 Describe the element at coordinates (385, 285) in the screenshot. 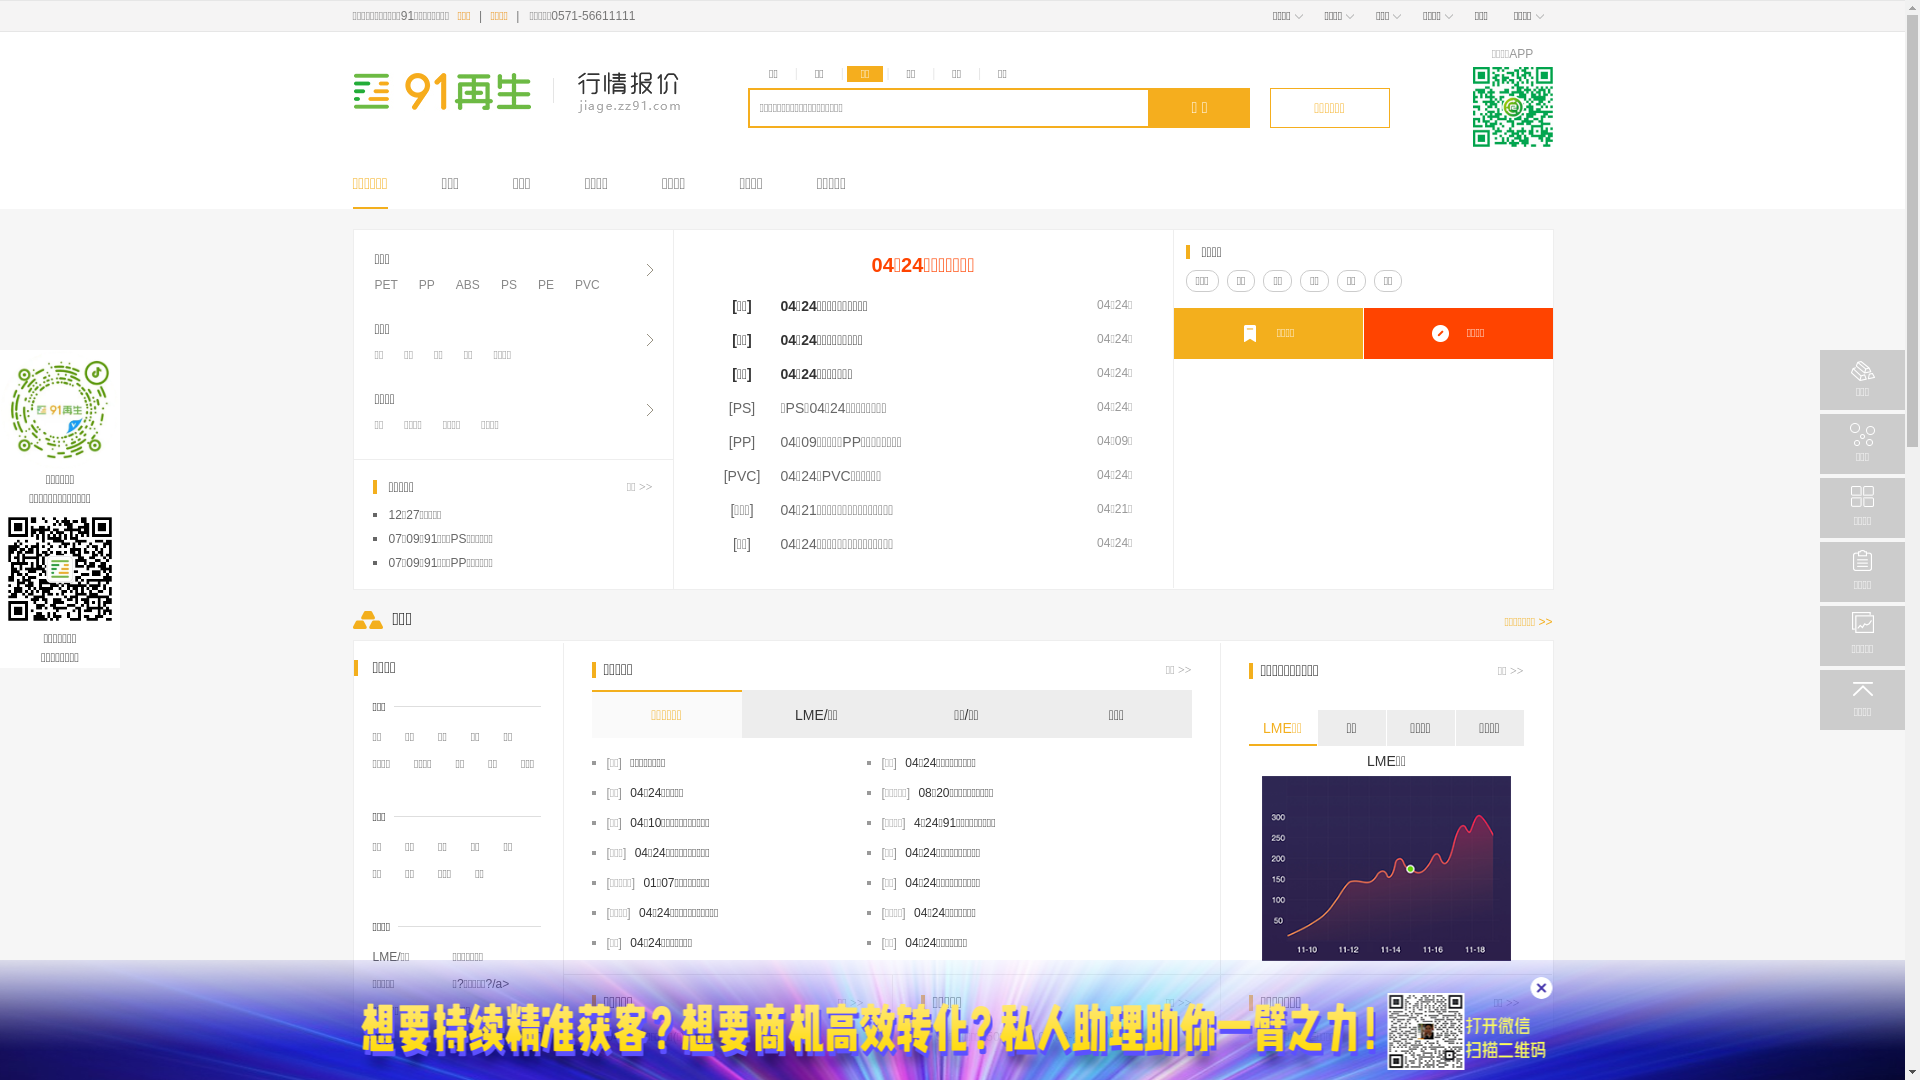

I see `'PET'` at that location.